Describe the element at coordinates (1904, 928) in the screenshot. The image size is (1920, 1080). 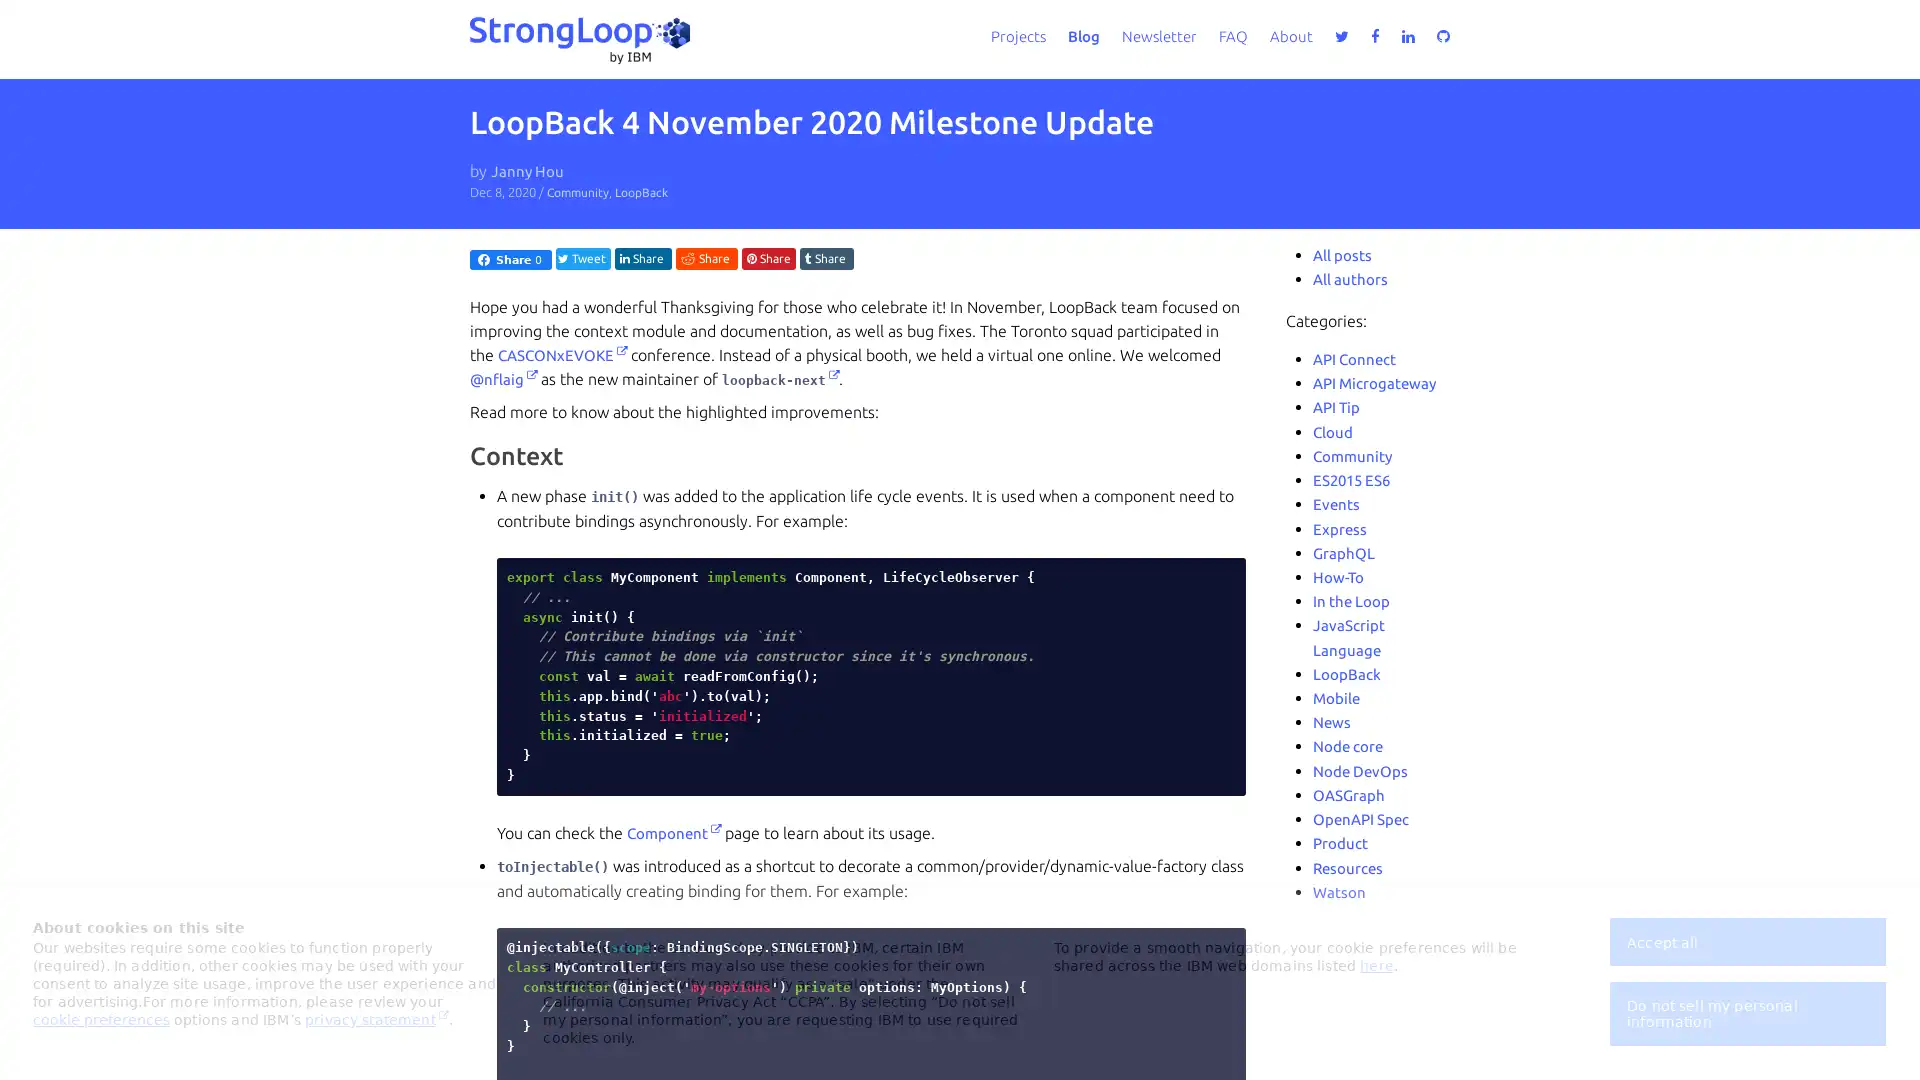
I see `close icon` at that location.